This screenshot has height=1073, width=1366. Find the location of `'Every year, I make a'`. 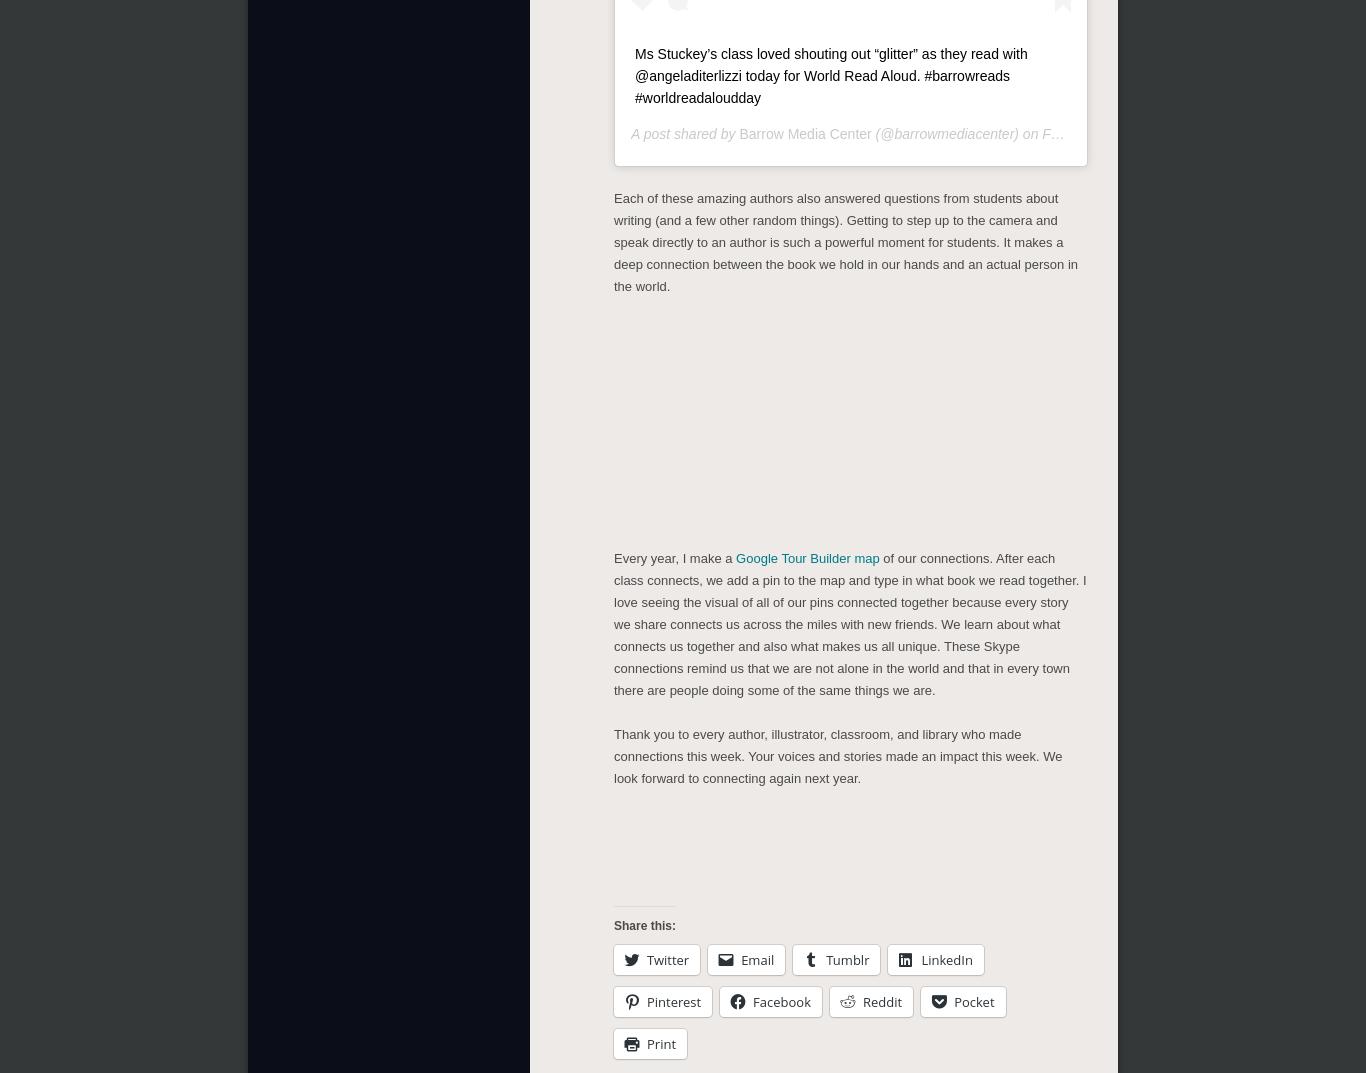

'Every year, I make a' is located at coordinates (673, 554).